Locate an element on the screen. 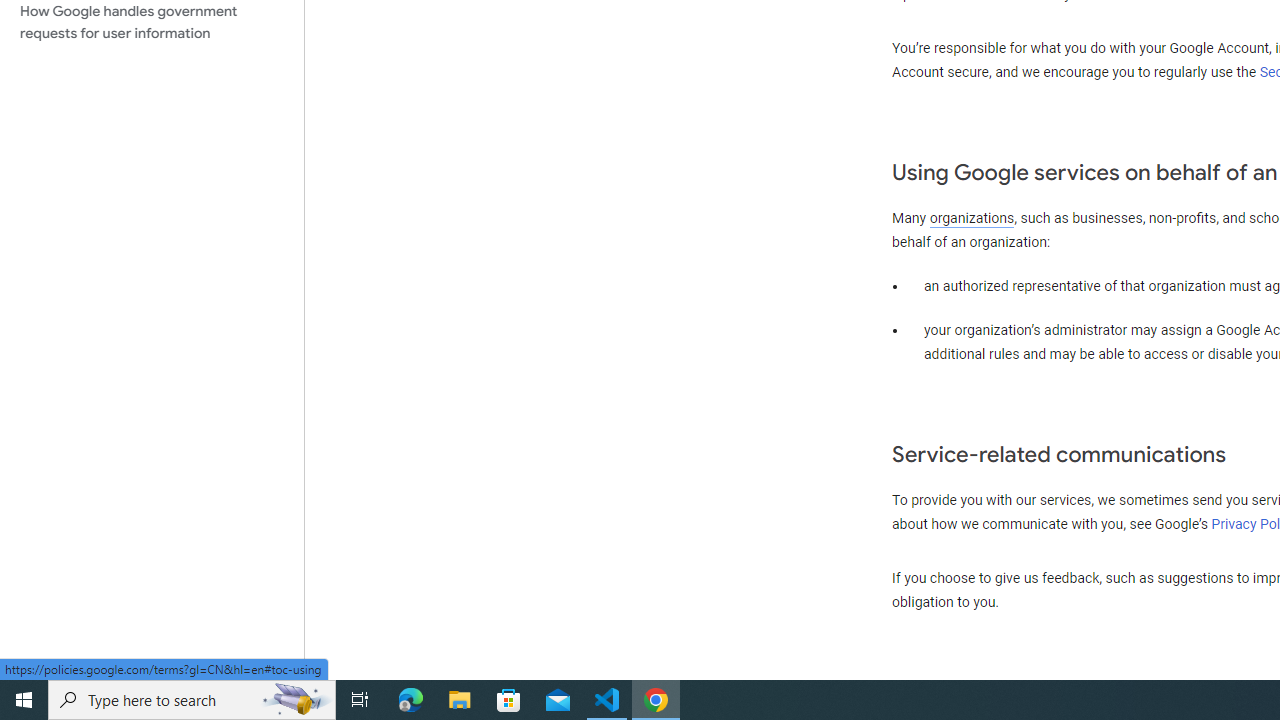 The width and height of the screenshot is (1280, 720). 'organizations' is located at coordinates (972, 218).